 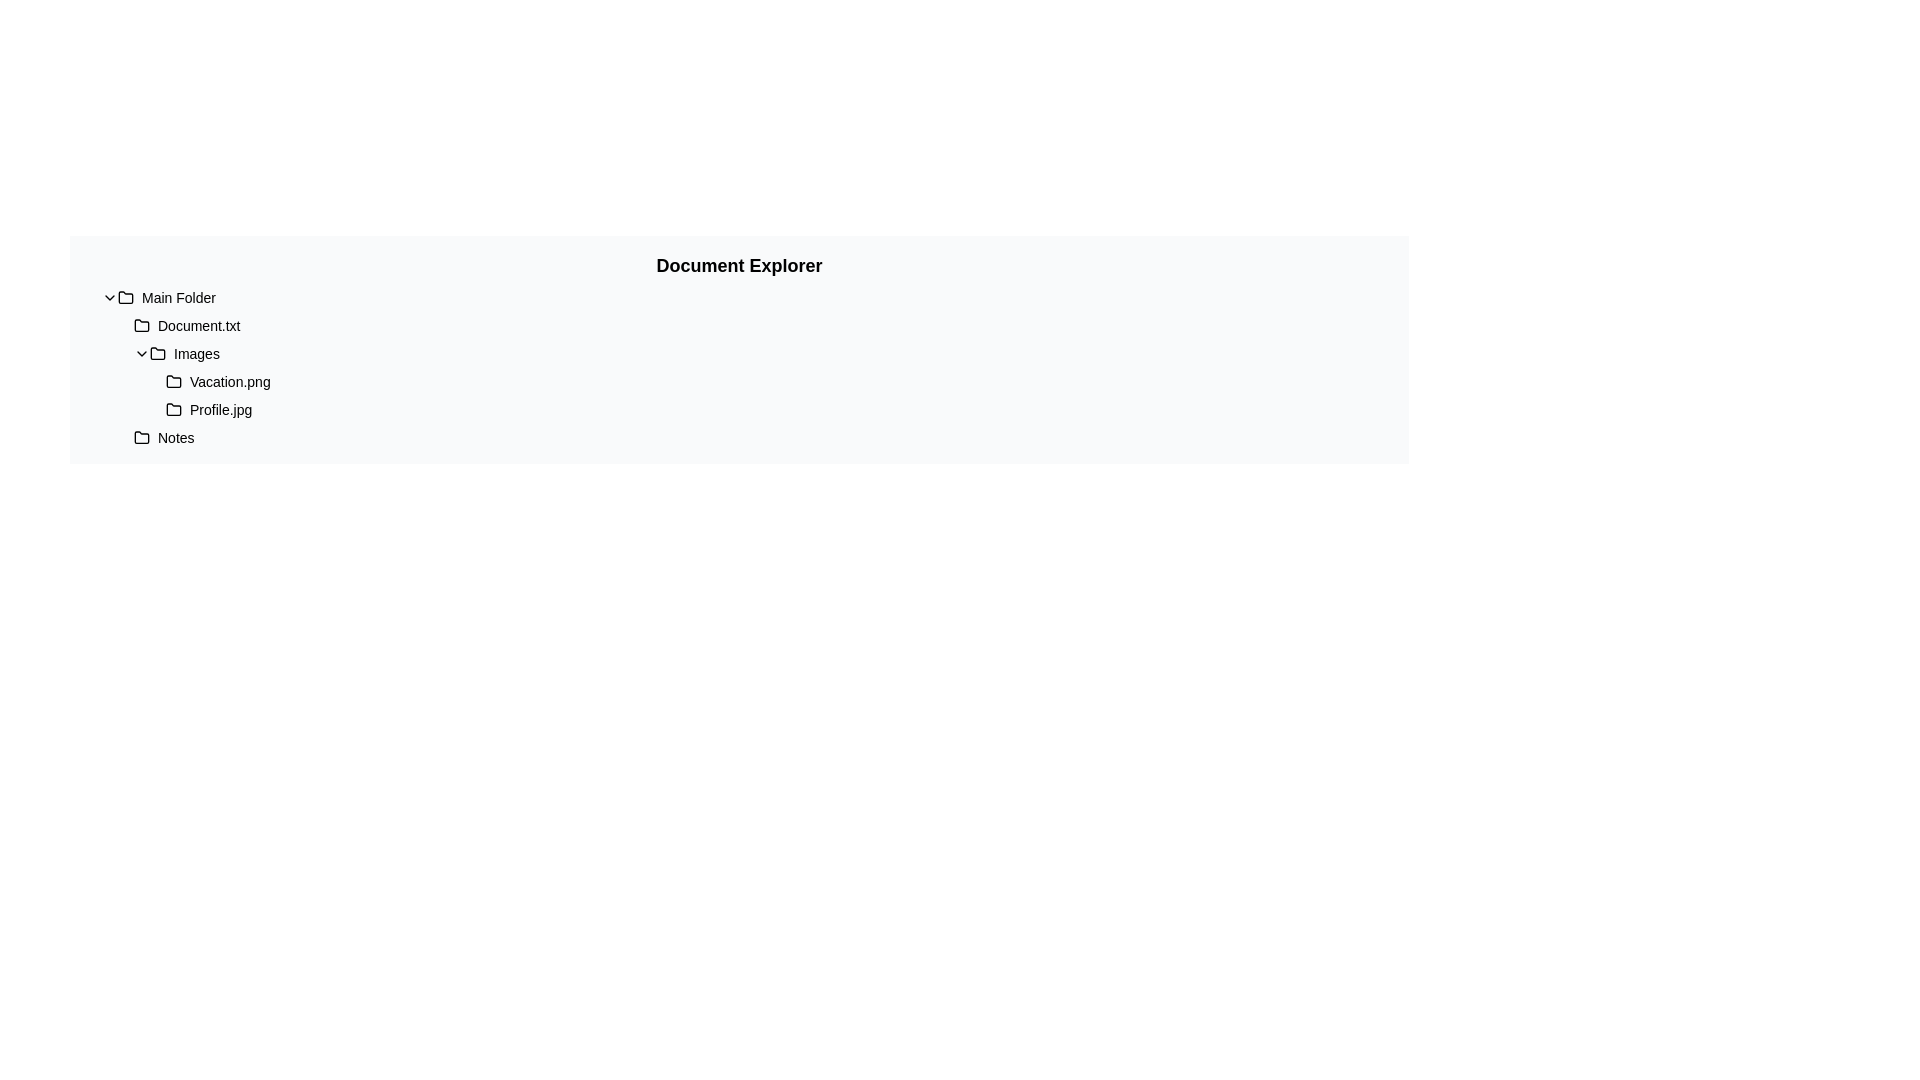 What do you see at coordinates (141, 325) in the screenshot?
I see `the folder icon represented by an SVG graphic, which is positioned immediately to the left of the text 'Document.txt'` at bounding box center [141, 325].